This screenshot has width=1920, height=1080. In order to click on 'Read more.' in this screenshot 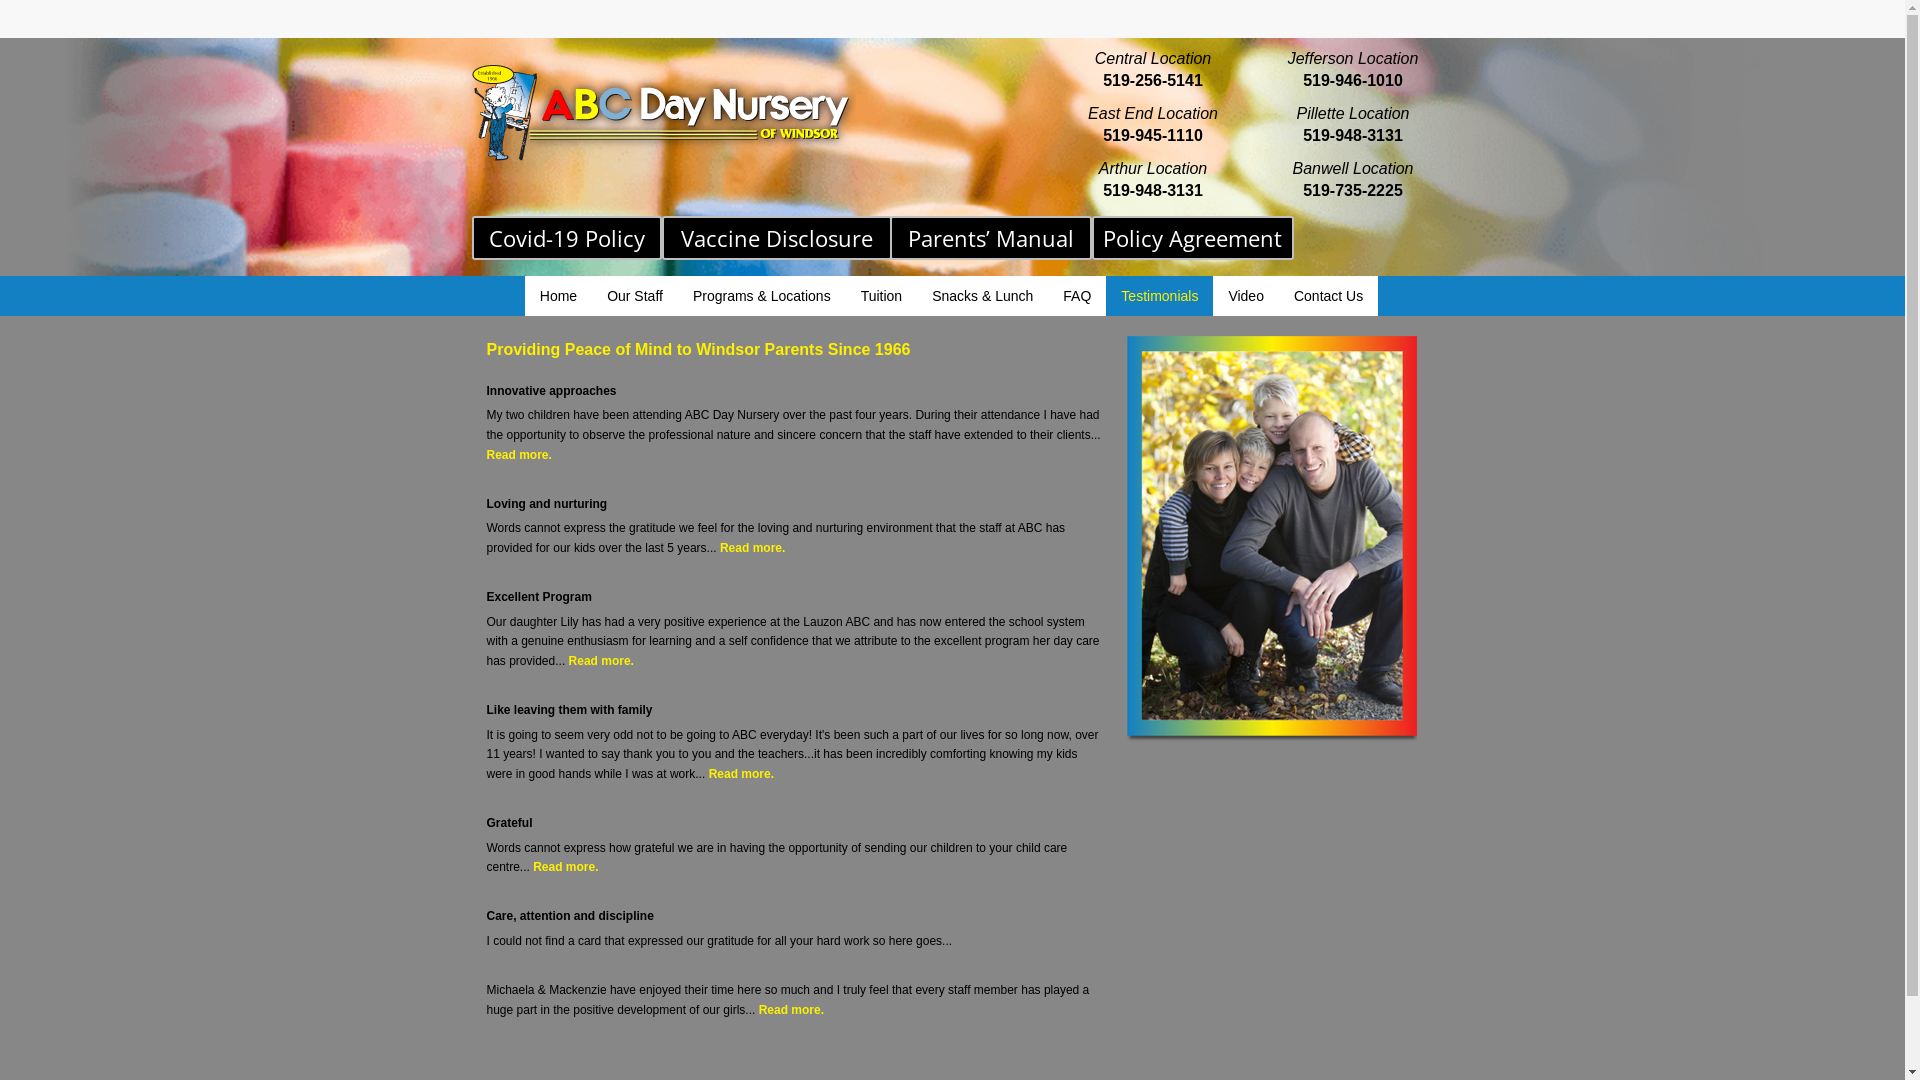, I will do `click(518, 455)`.